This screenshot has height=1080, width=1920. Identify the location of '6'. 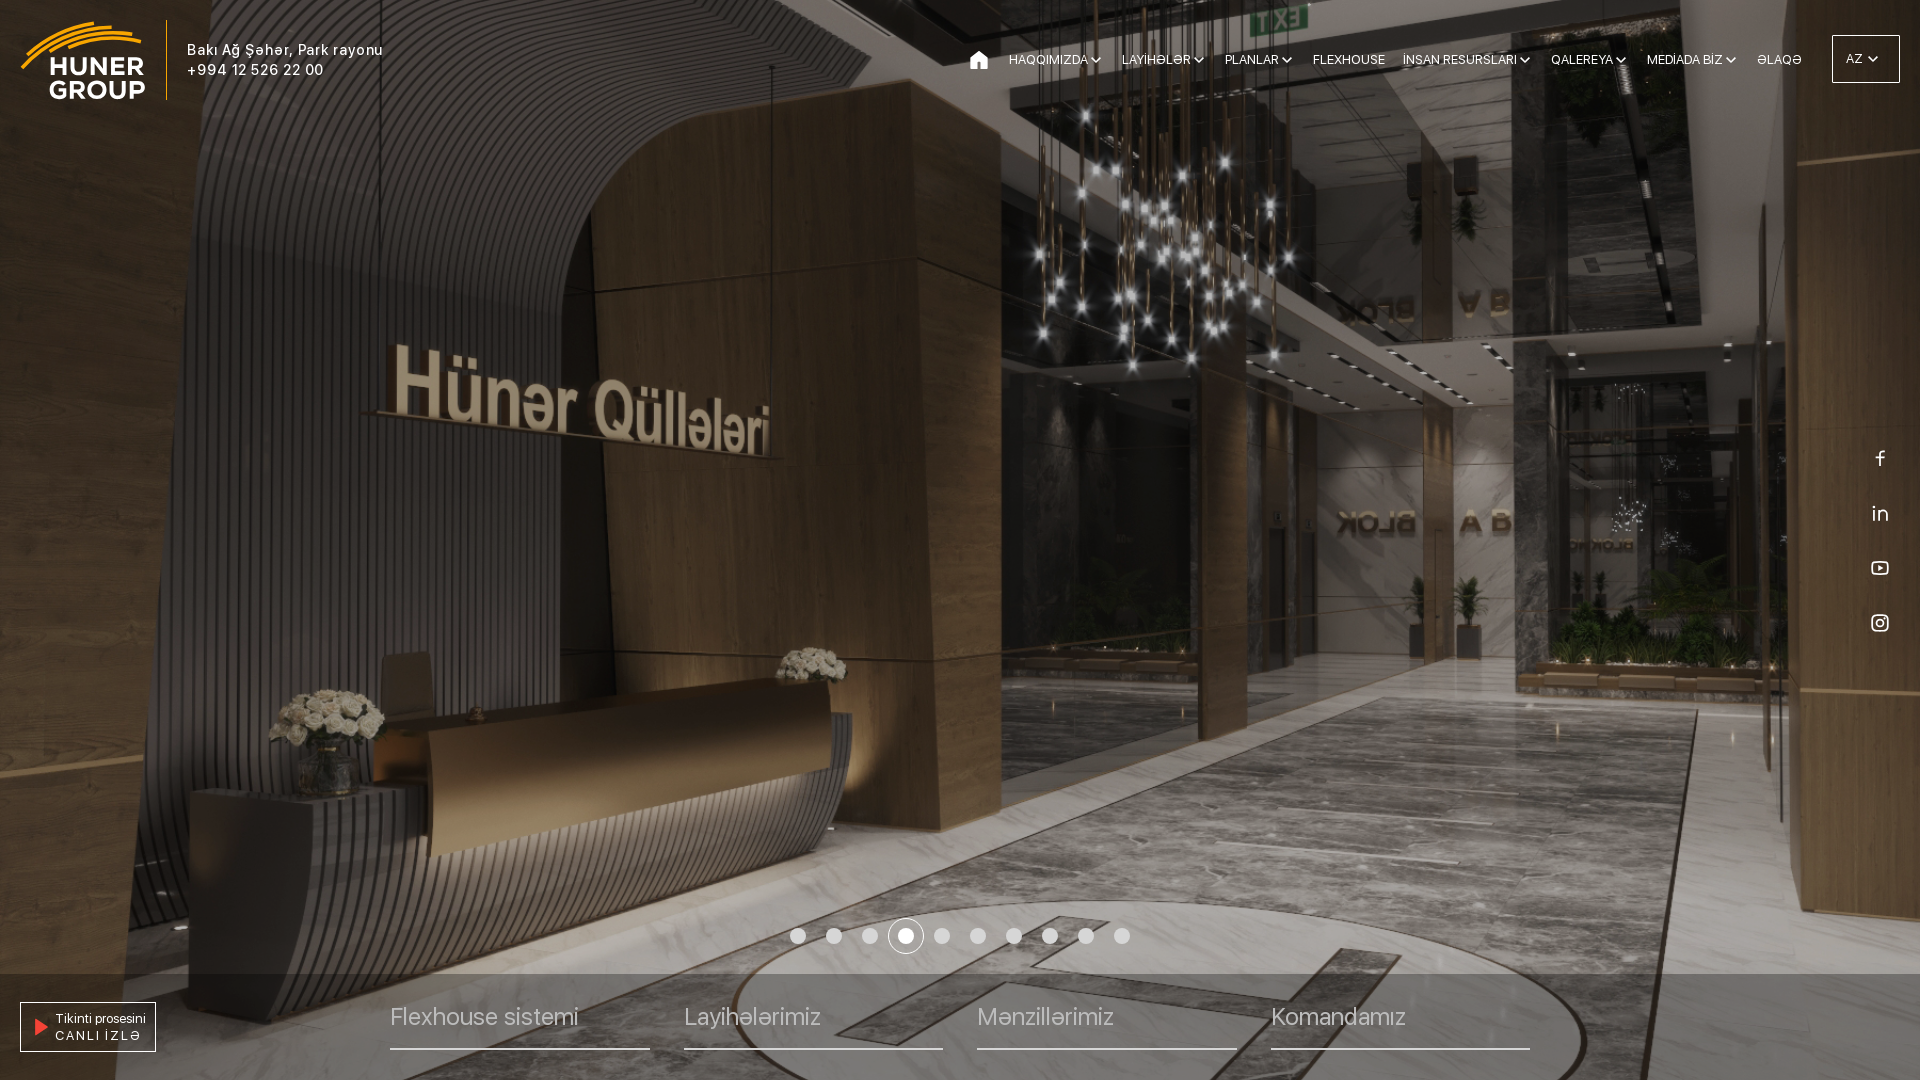
(978, 936).